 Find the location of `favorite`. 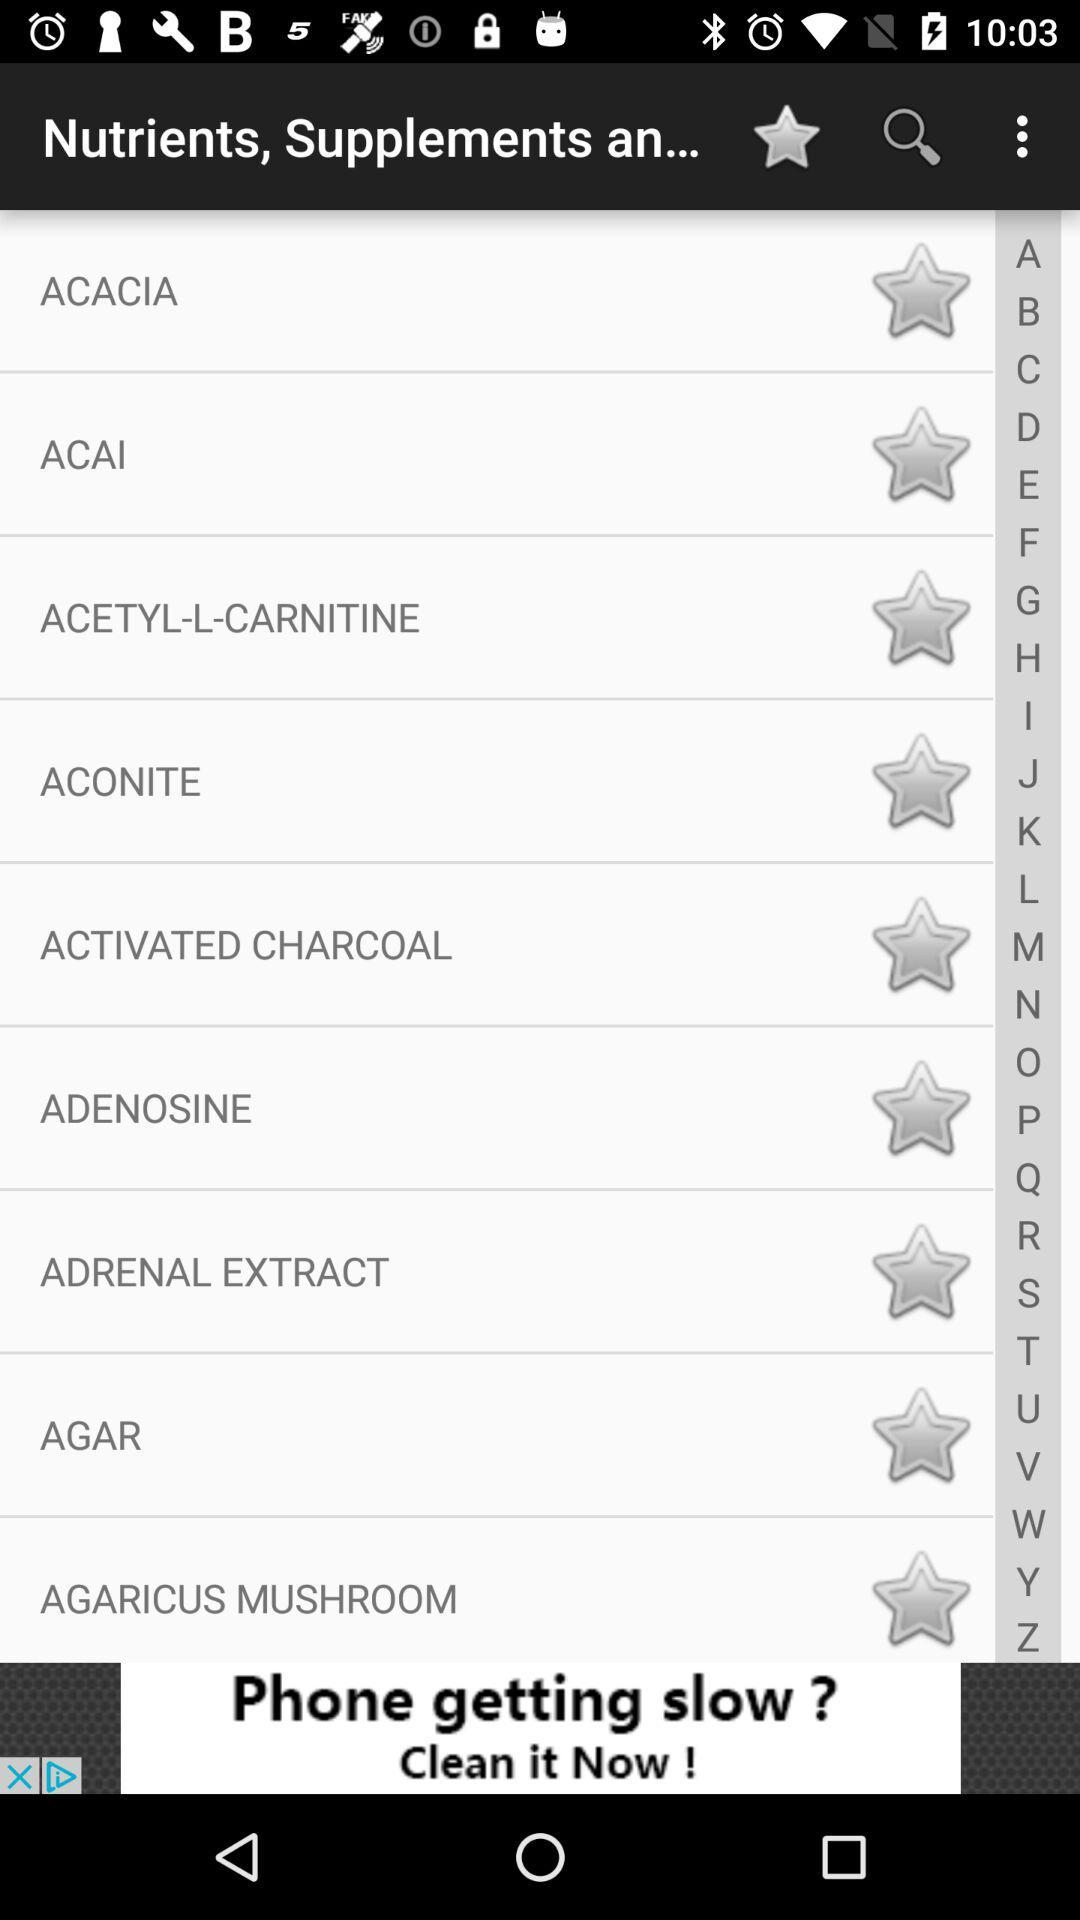

favorite is located at coordinates (920, 452).